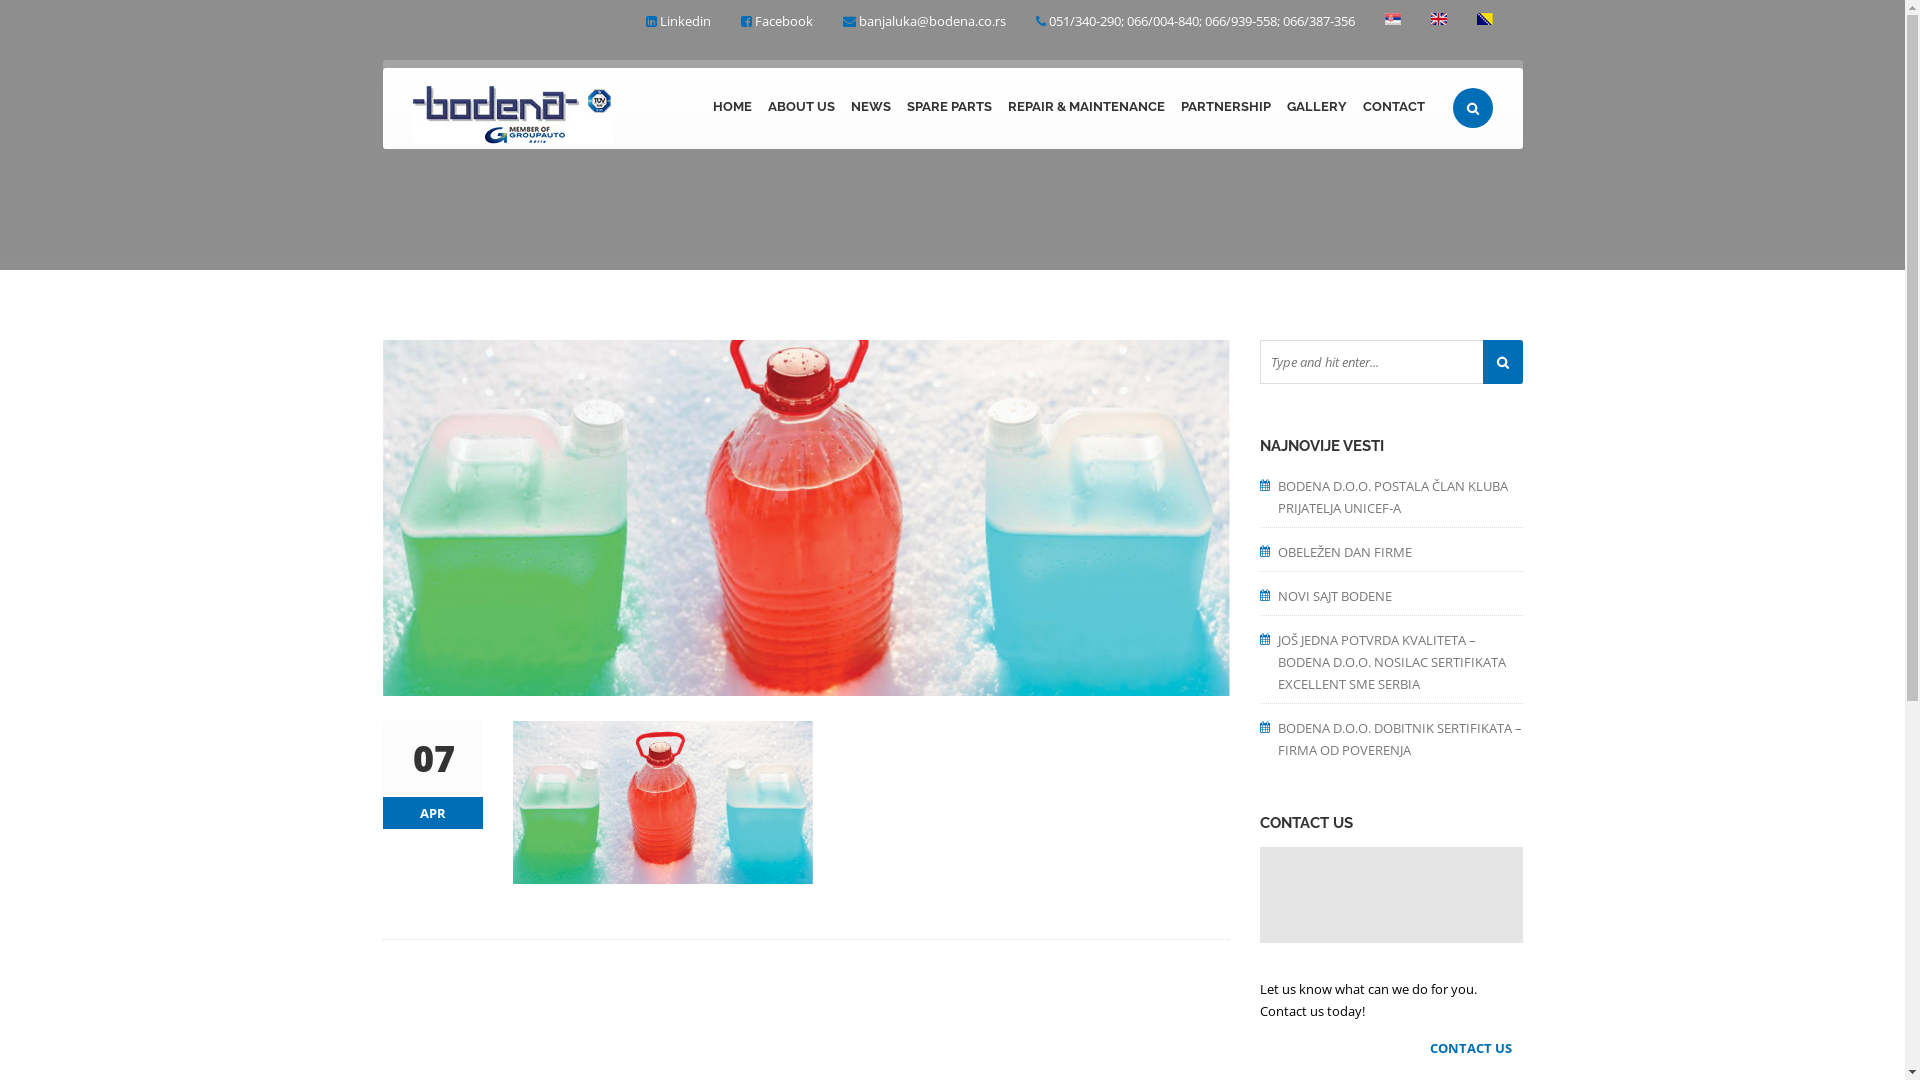  Describe the element at coordinates (781, 20) in the screenshot. I see `'Facebook'` at that location.